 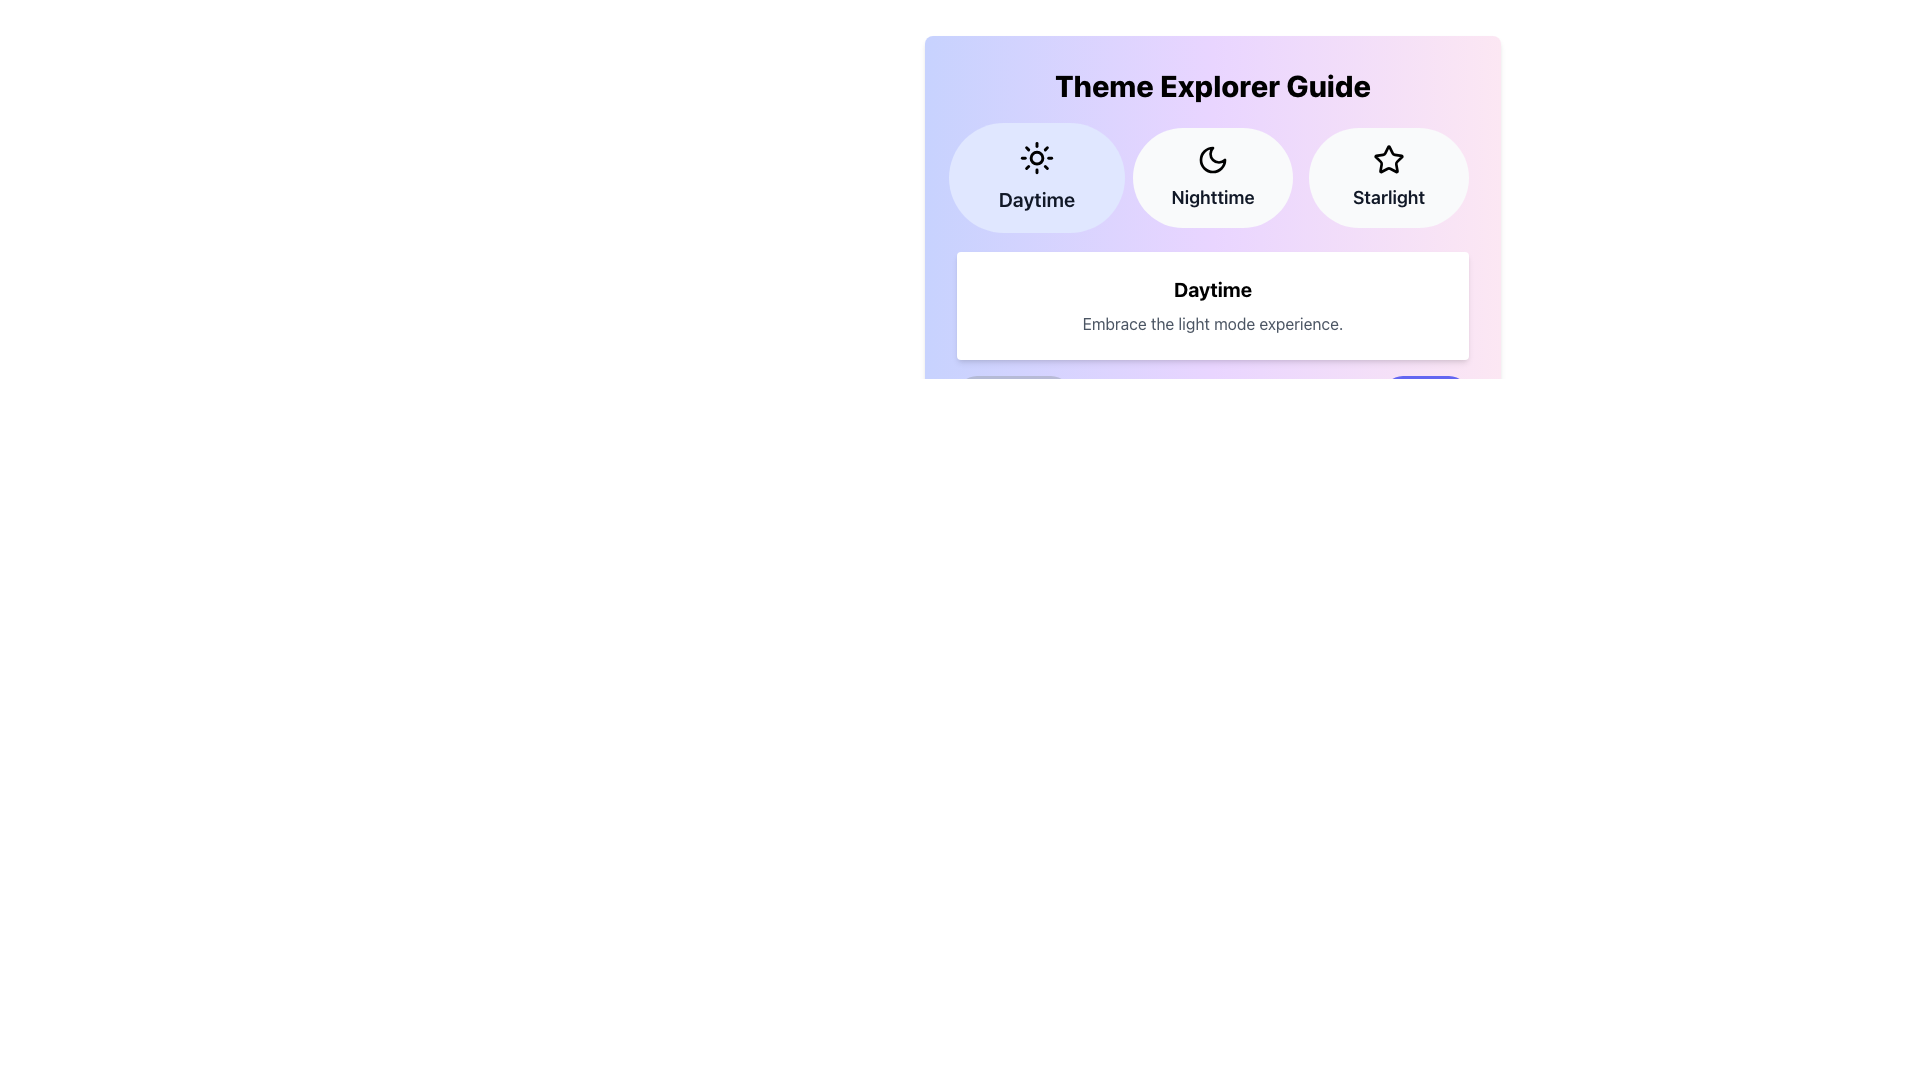 I want to click on the static text label that displays 'Daytime' in bold font, located beneath a sun icon within the 'Theme Explorer Guide' card, so click(x=1036, y=200).